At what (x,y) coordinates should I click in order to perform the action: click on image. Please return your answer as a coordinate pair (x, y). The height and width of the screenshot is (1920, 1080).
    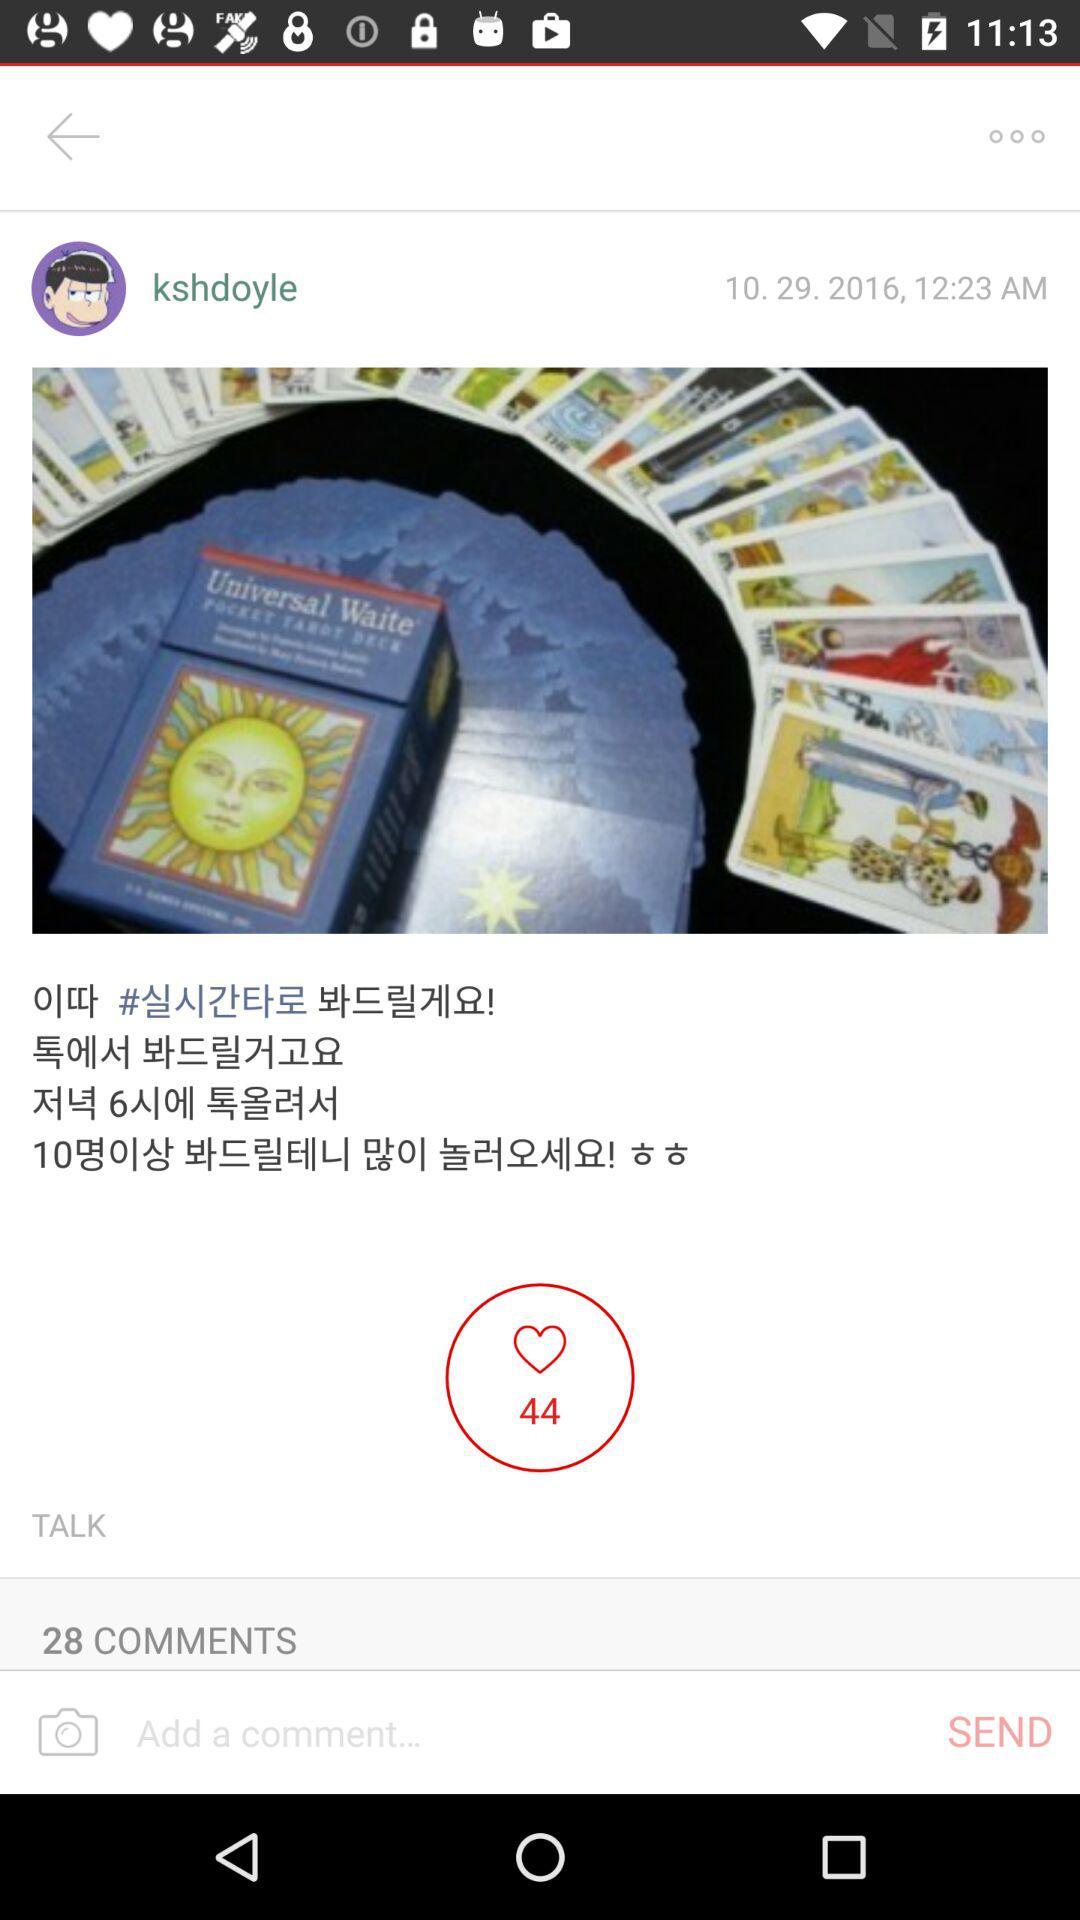
    Looking at the image, I should click on (540, 650).